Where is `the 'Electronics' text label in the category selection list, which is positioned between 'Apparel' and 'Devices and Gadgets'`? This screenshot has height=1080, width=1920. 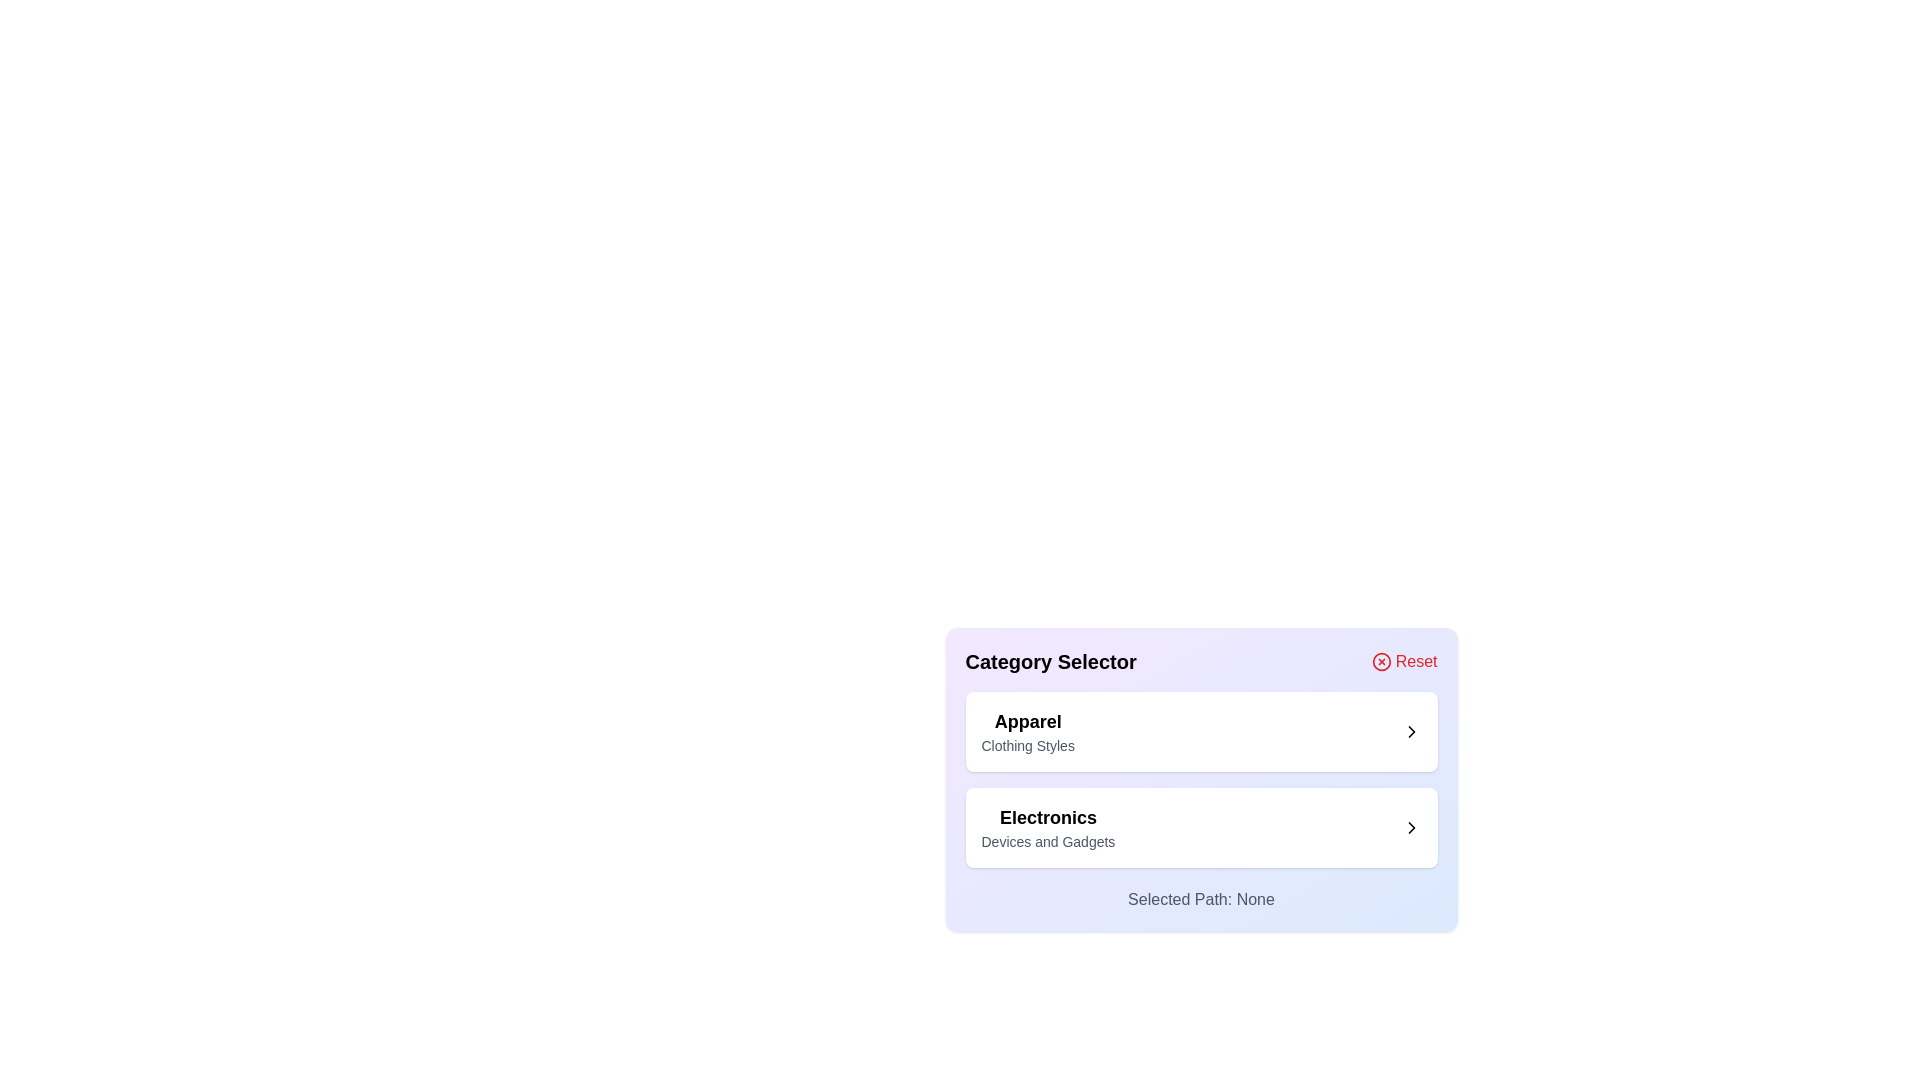 the 'Electronics' text label in the category selection list, which is positioned between 'Apparel' and 'Devices and Gadgets' is located at coordinates (1047, 817).